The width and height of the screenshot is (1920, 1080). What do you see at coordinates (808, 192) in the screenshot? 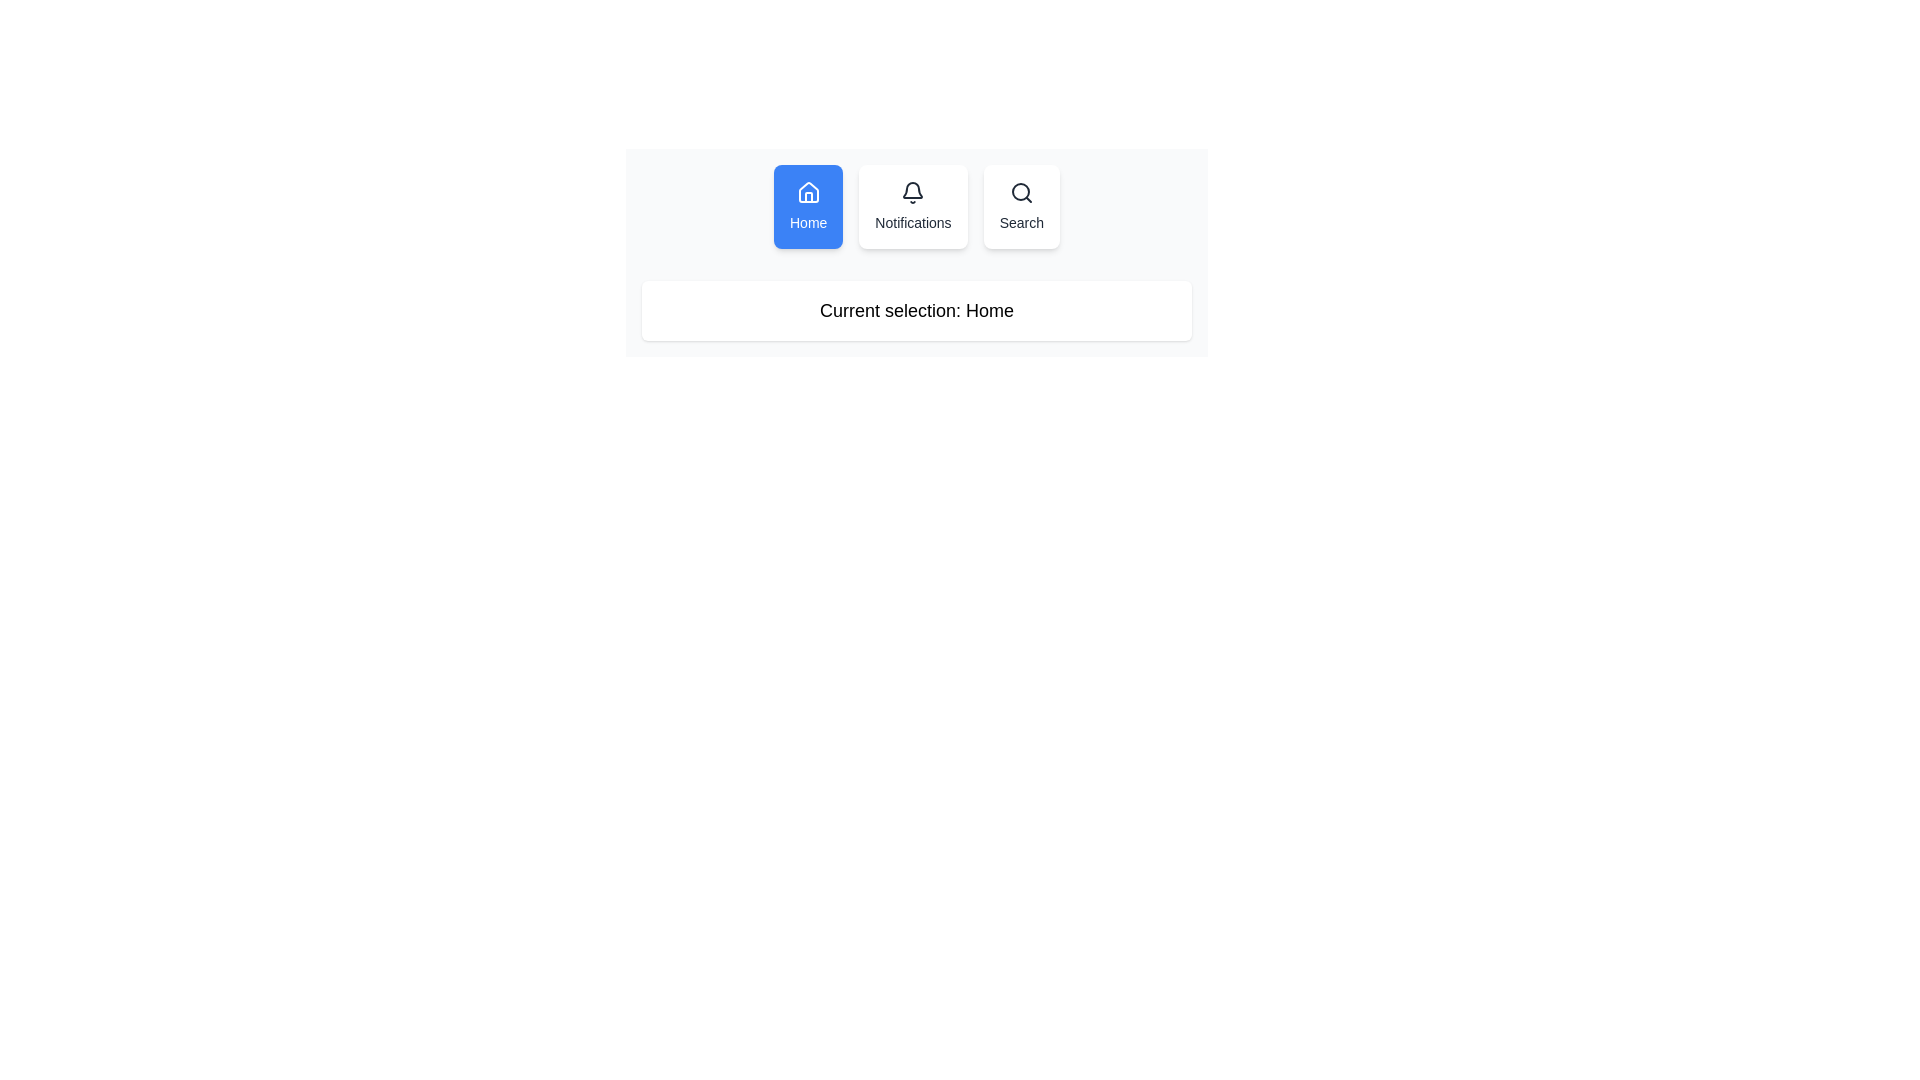
I see `the house icon with a bold outline and white stroke color, located within the 'Home' navigation button` at bounding box center [808, 192].